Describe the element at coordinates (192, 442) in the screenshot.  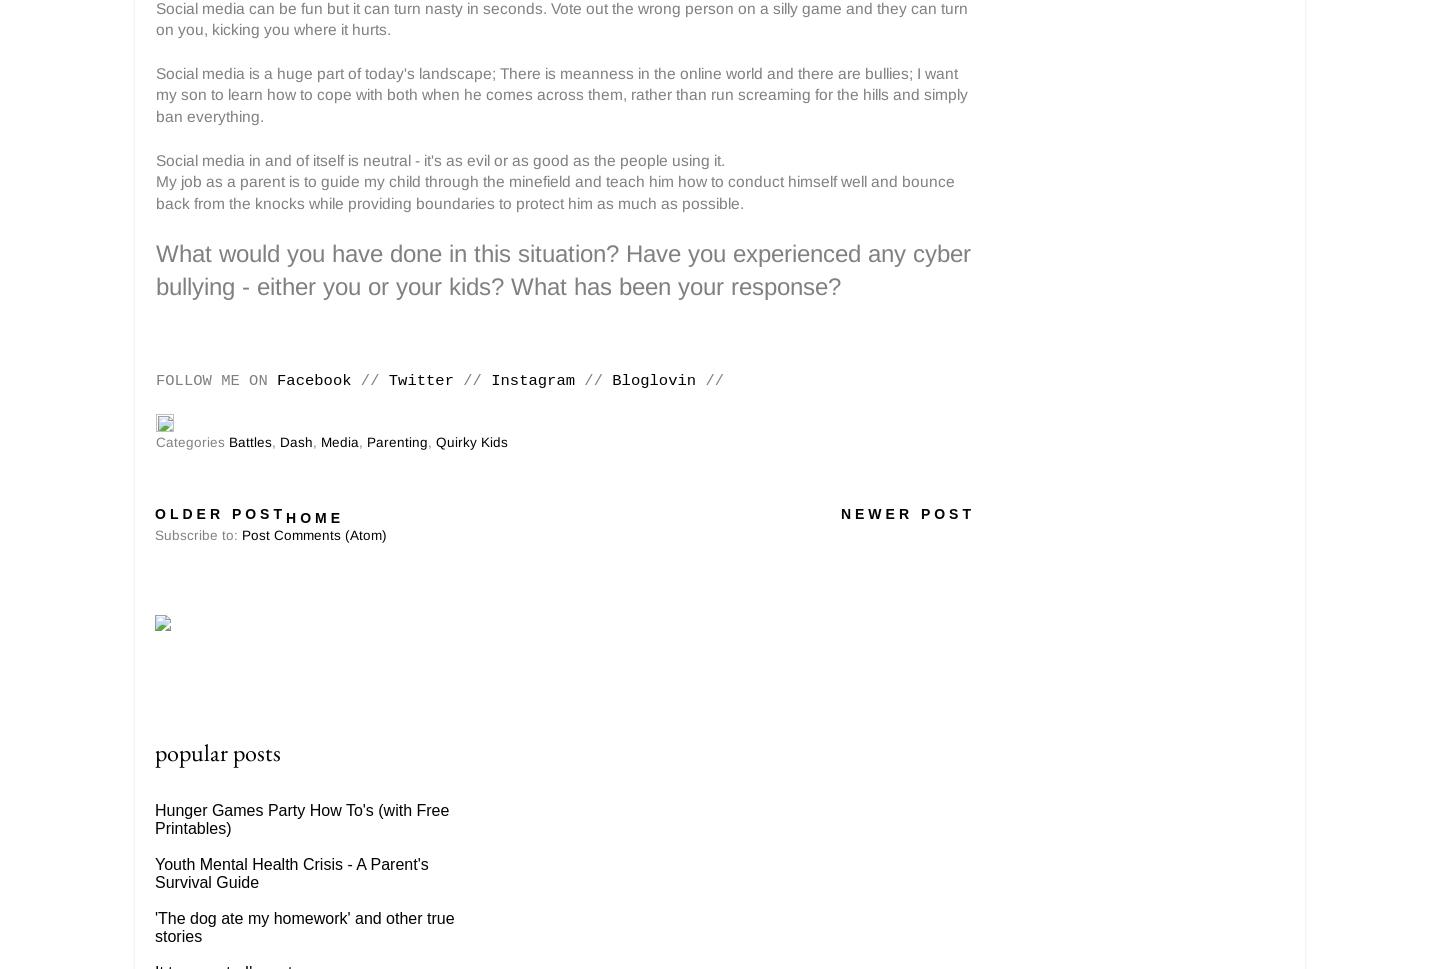
I see `'Categories'` at that location.